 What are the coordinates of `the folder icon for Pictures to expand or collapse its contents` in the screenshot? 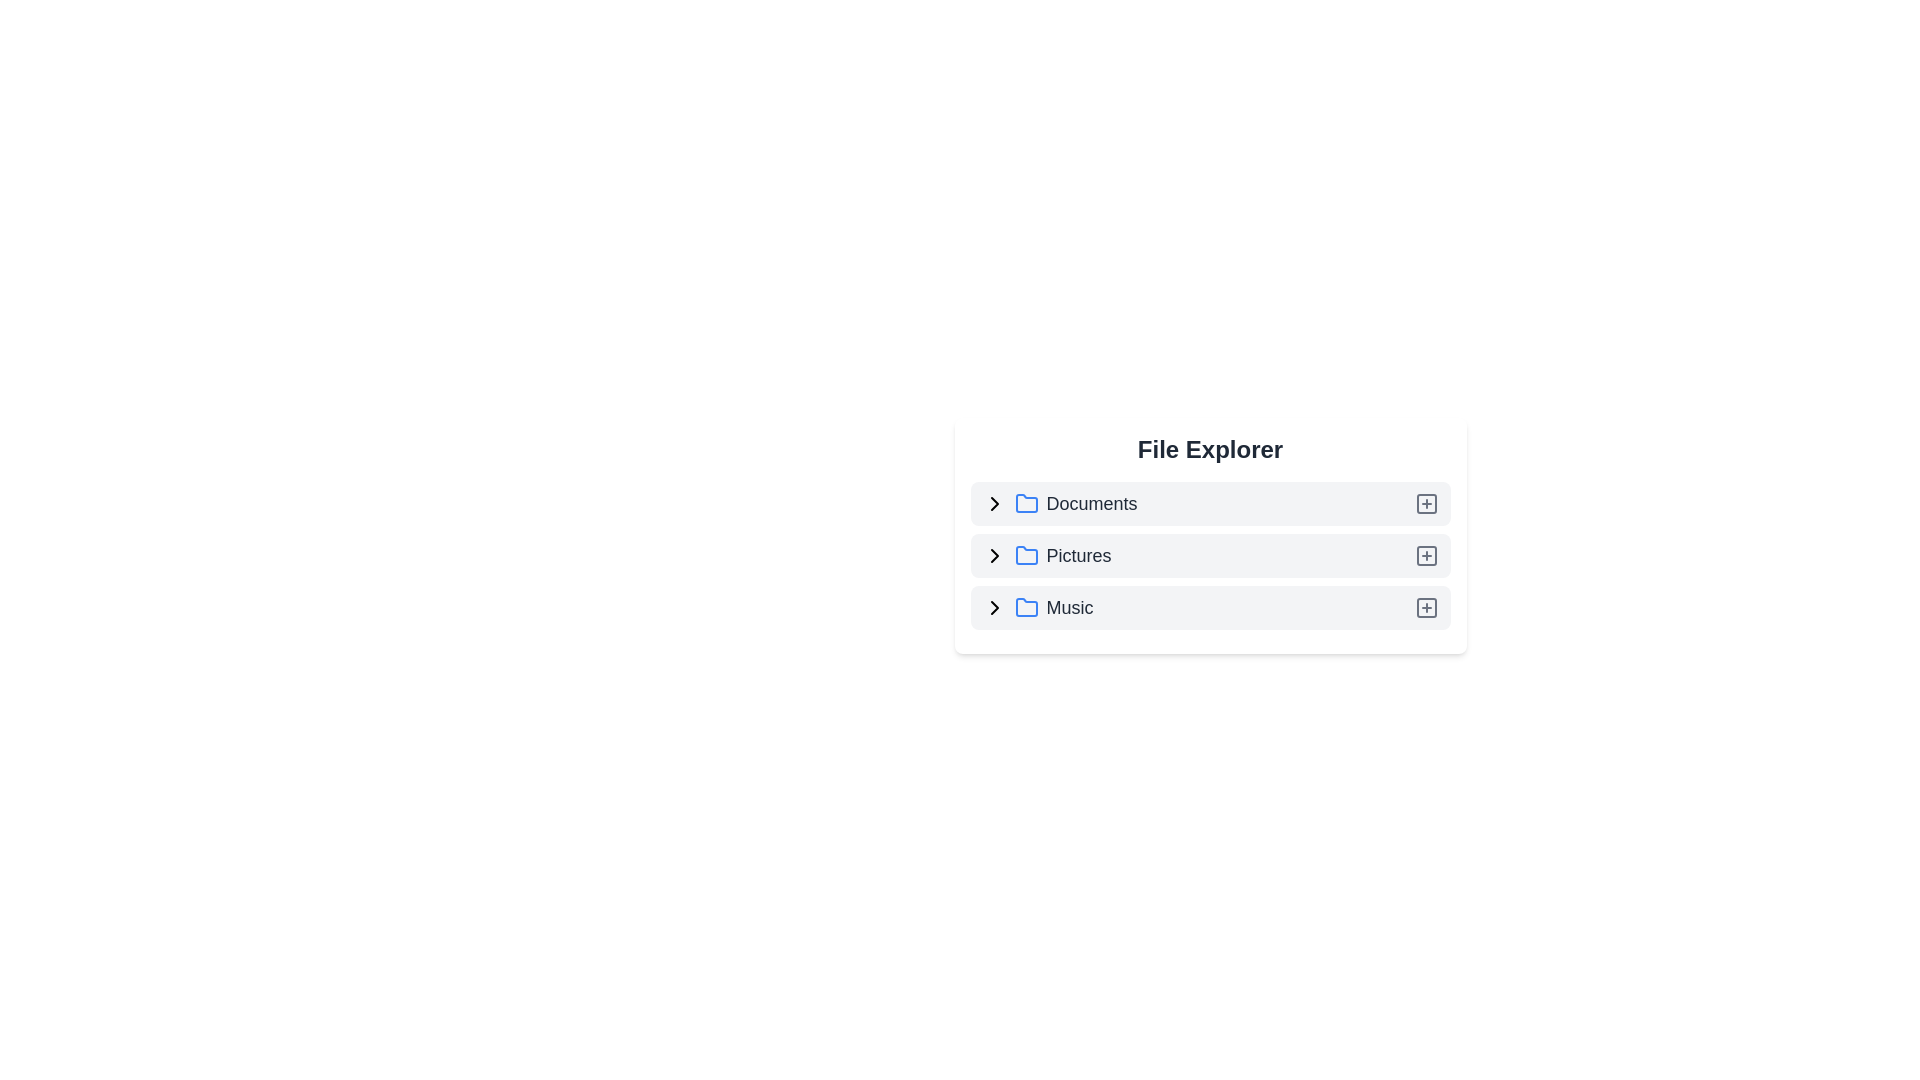 It's located at (1026, 555).